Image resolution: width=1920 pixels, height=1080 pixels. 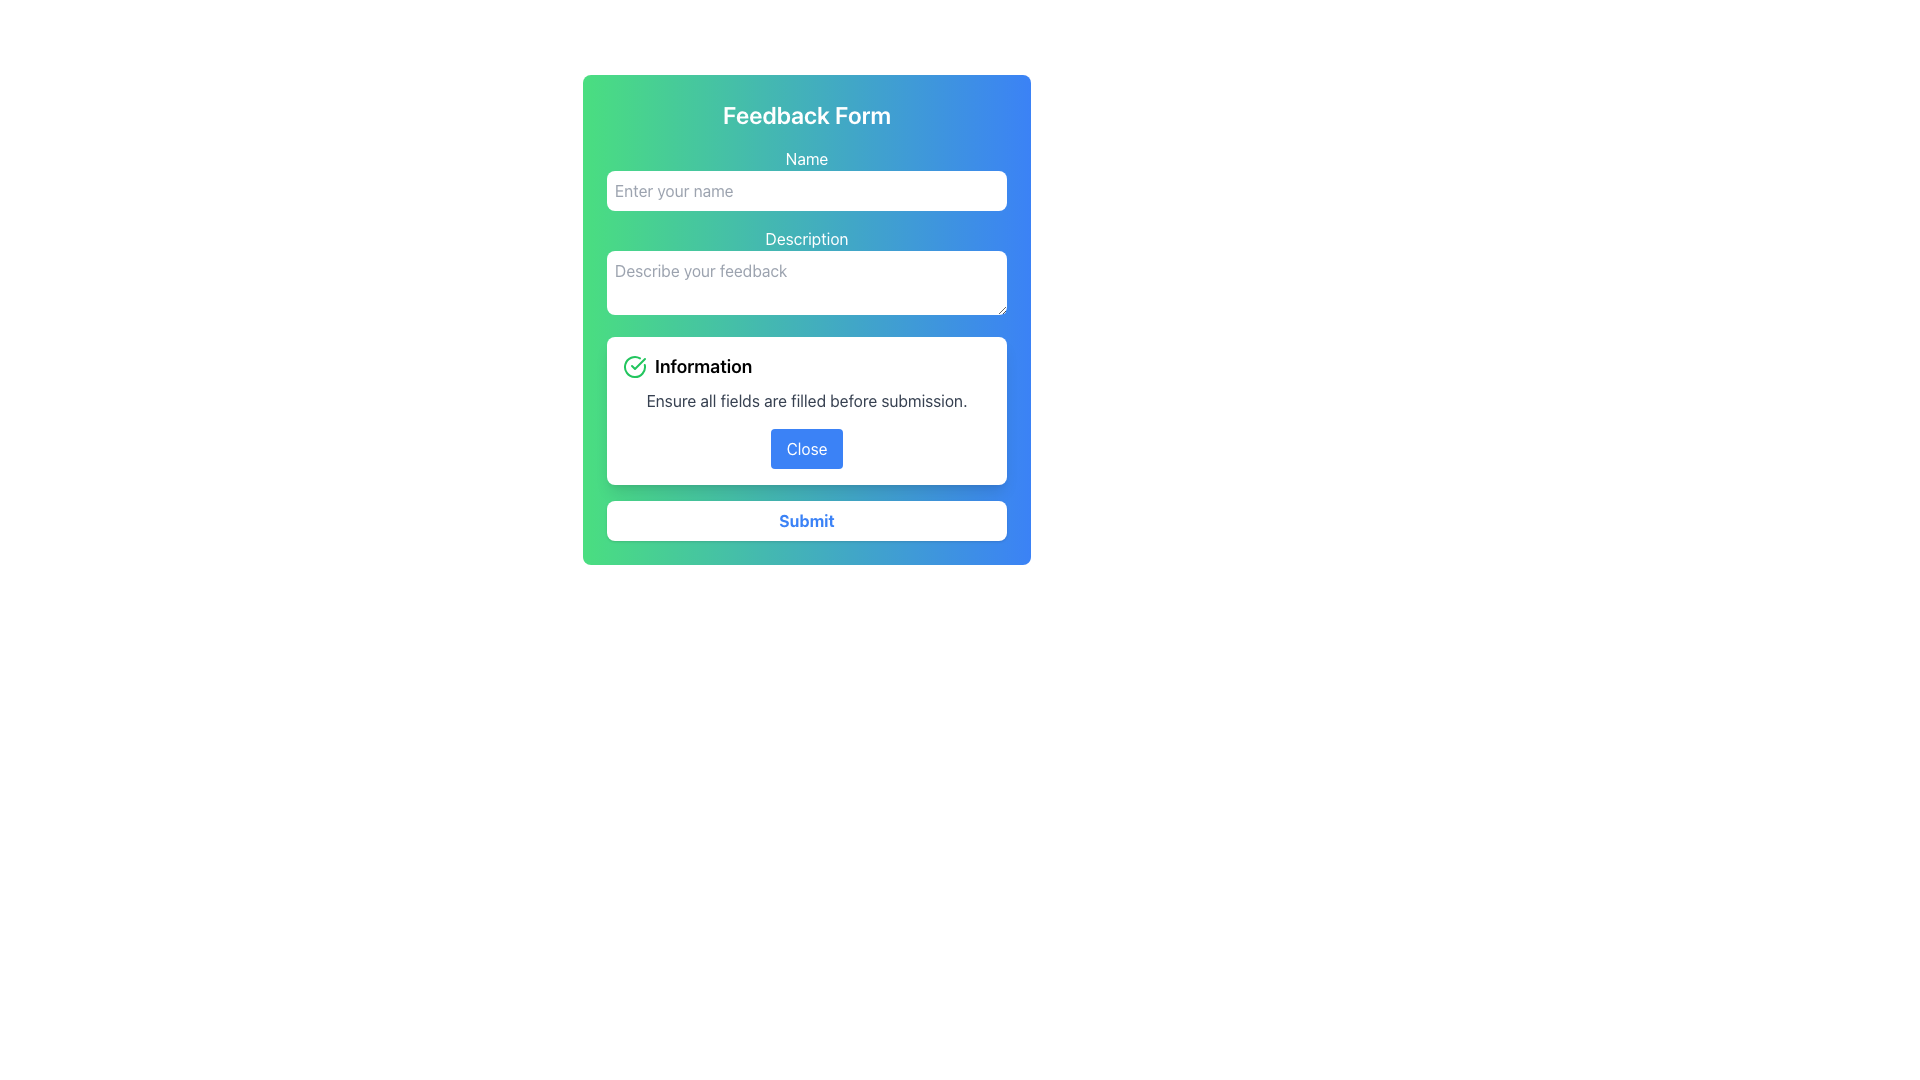 What do you see at coordinates (806, 447) in the screenshot?
I see `the close button located at the bottom of the modal box` at bounding box center [806, 447].